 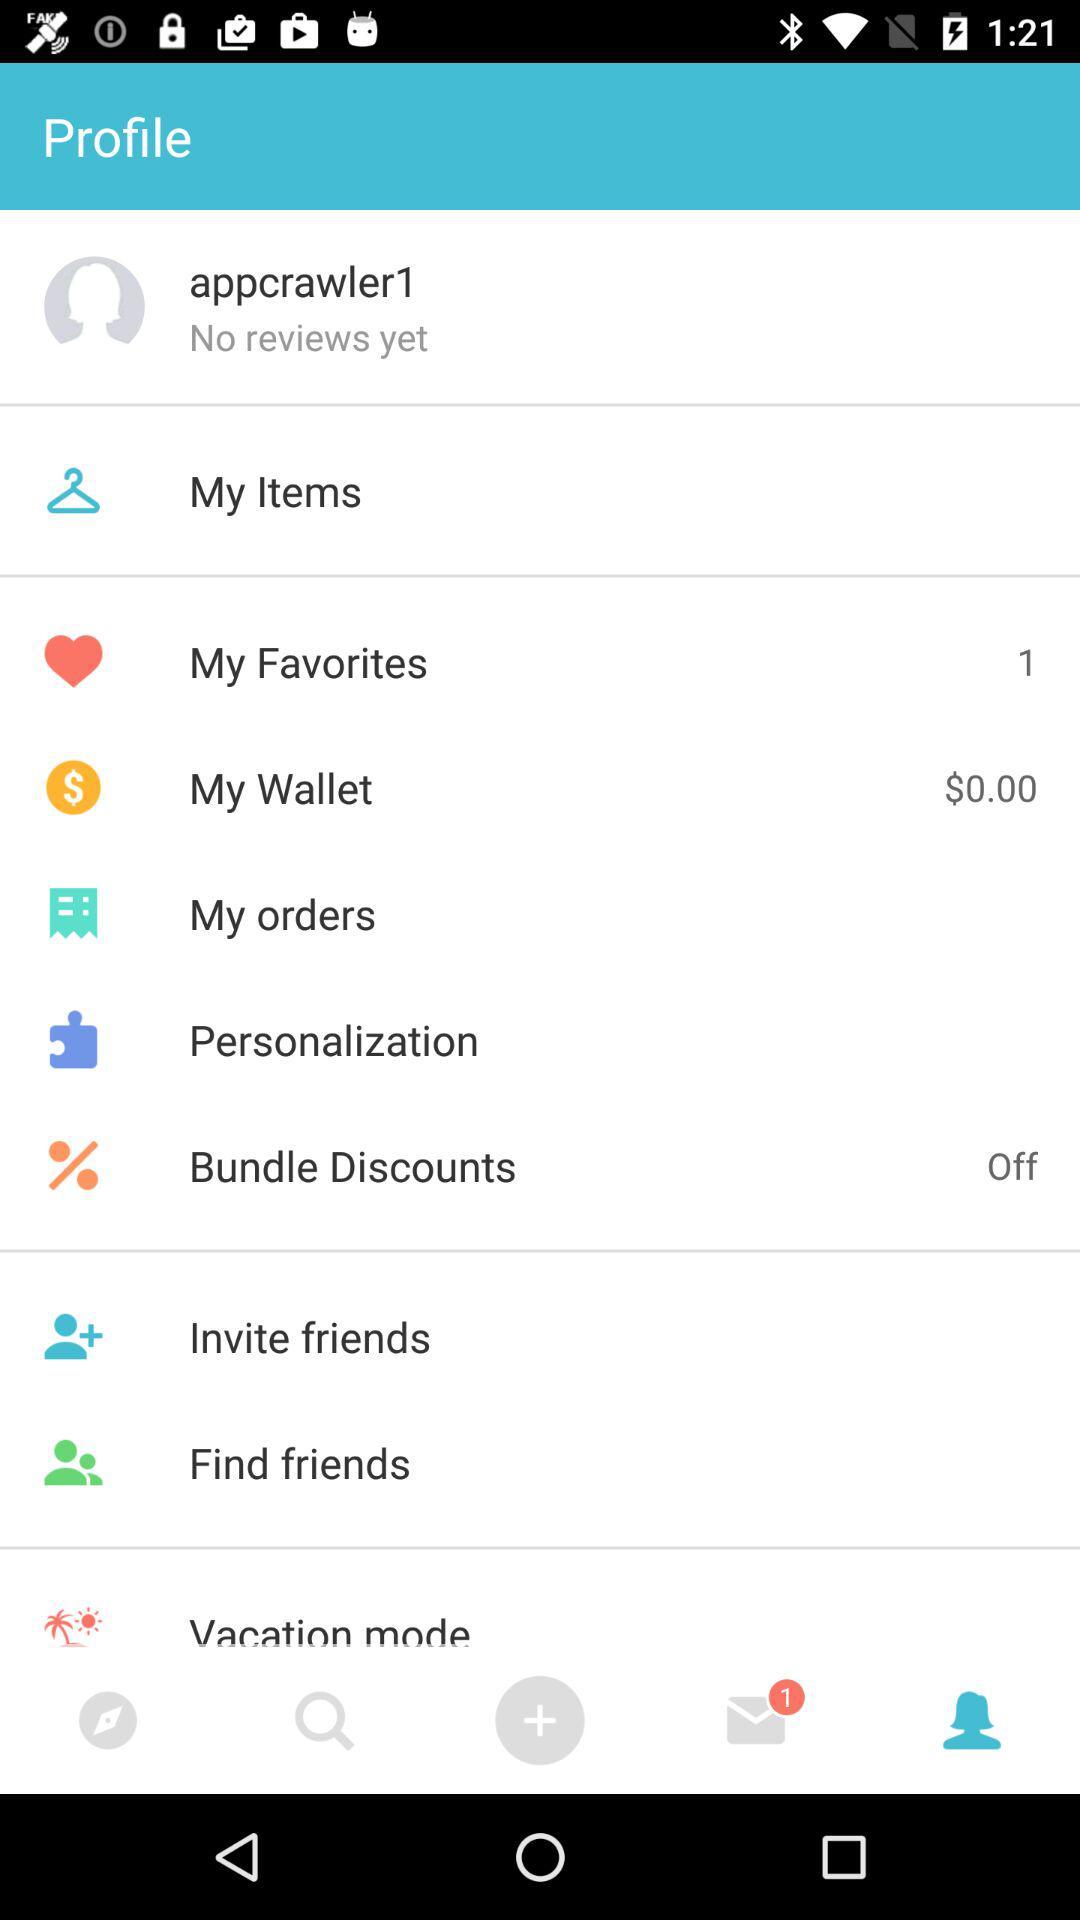 I want to click on the my orders icon, so click(x=540, y=912).